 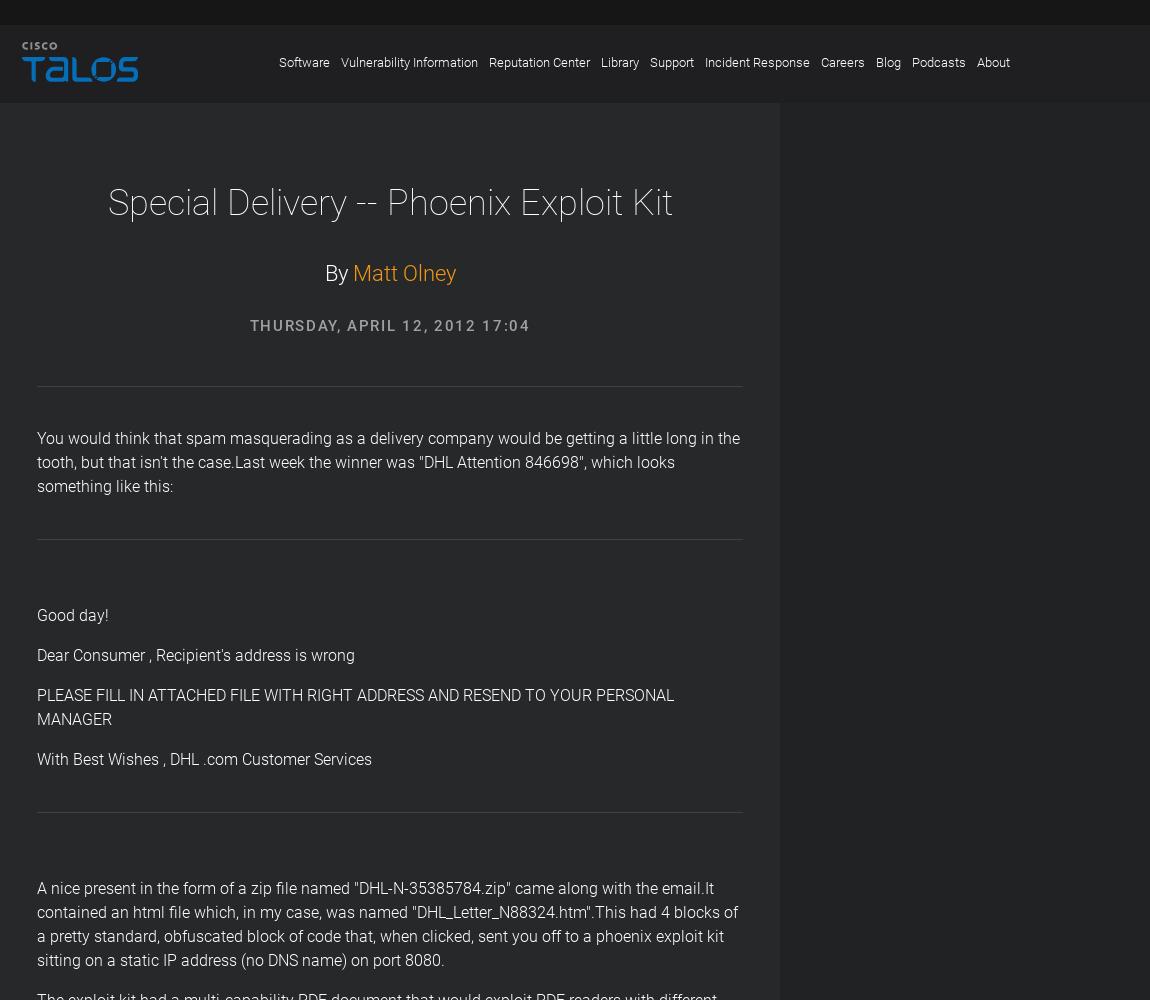 What do you see at coordinates (670, 62) in the screenshot?
I see `'Support'` at bounding box center [670, 62].